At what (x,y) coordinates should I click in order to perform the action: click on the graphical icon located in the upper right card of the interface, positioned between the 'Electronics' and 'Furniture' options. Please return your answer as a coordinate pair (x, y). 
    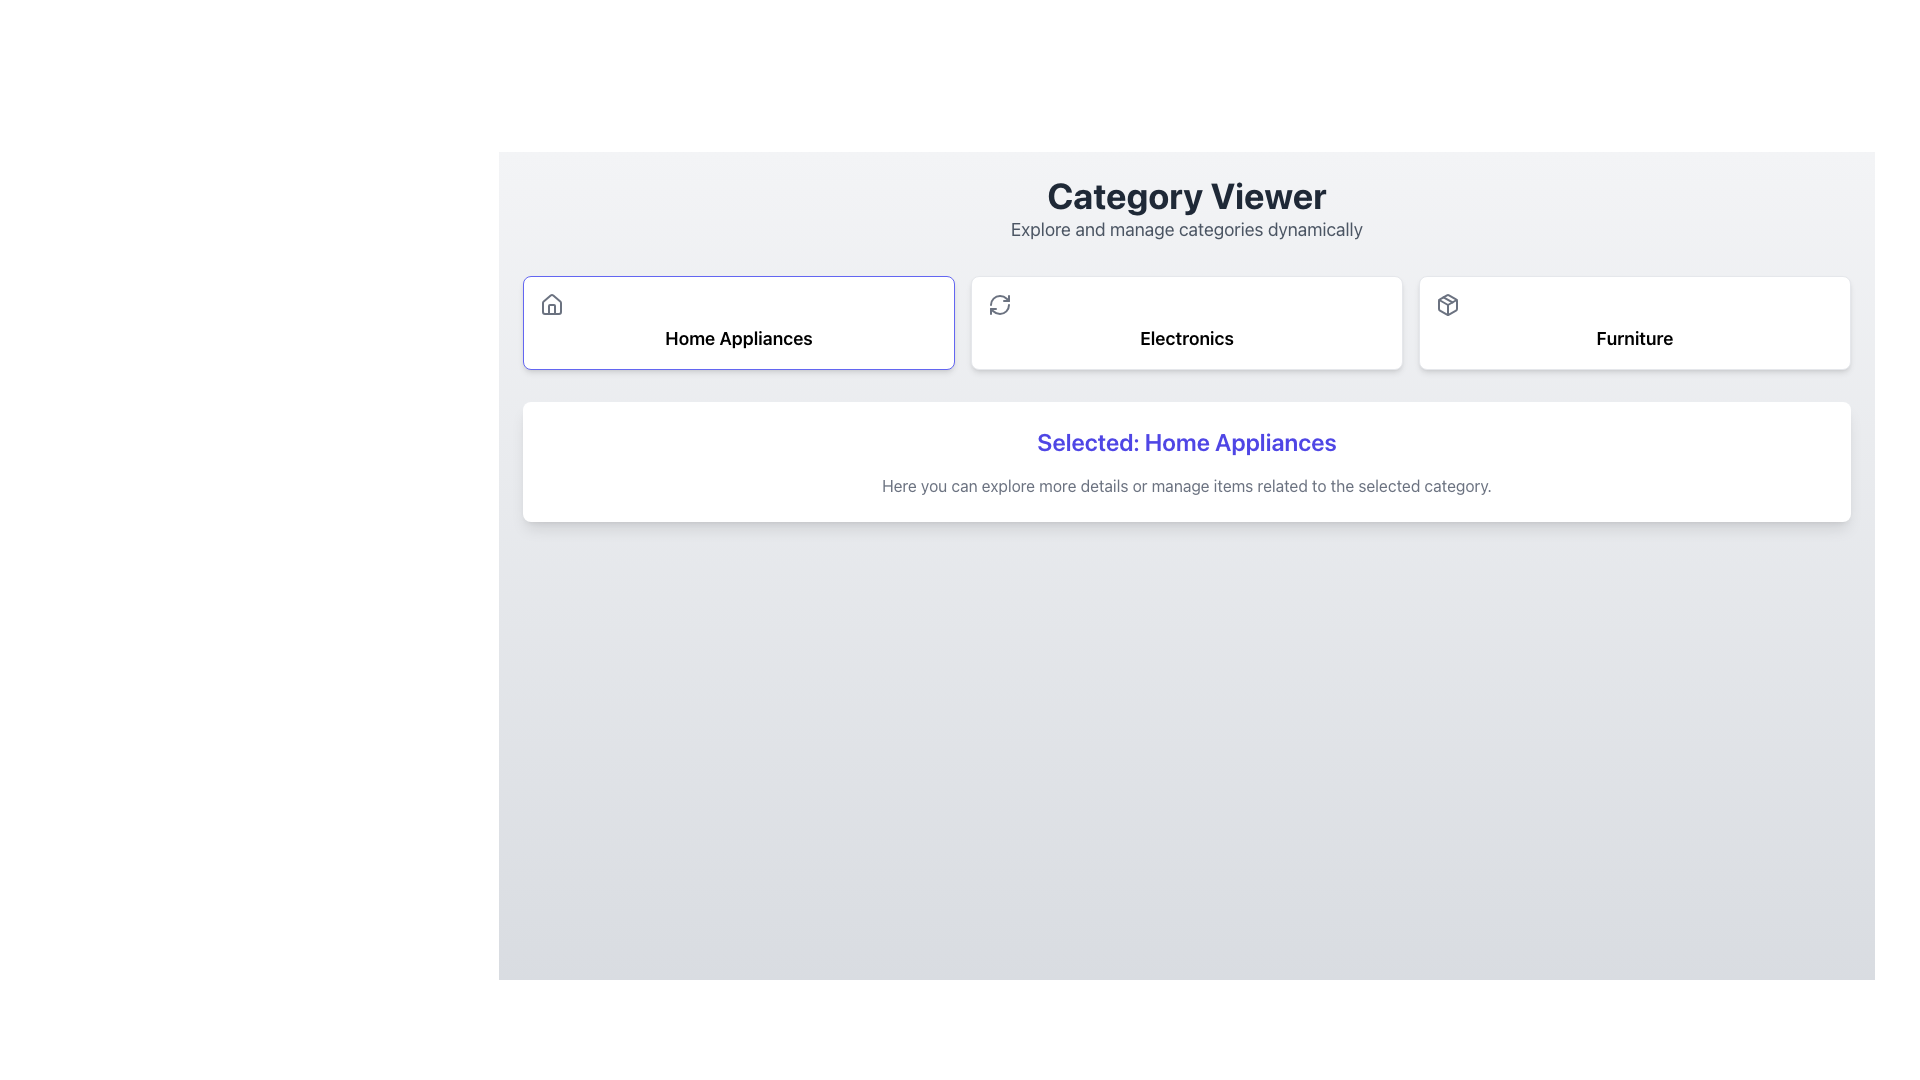
    Looking at the image, I should click on (1448, 304).